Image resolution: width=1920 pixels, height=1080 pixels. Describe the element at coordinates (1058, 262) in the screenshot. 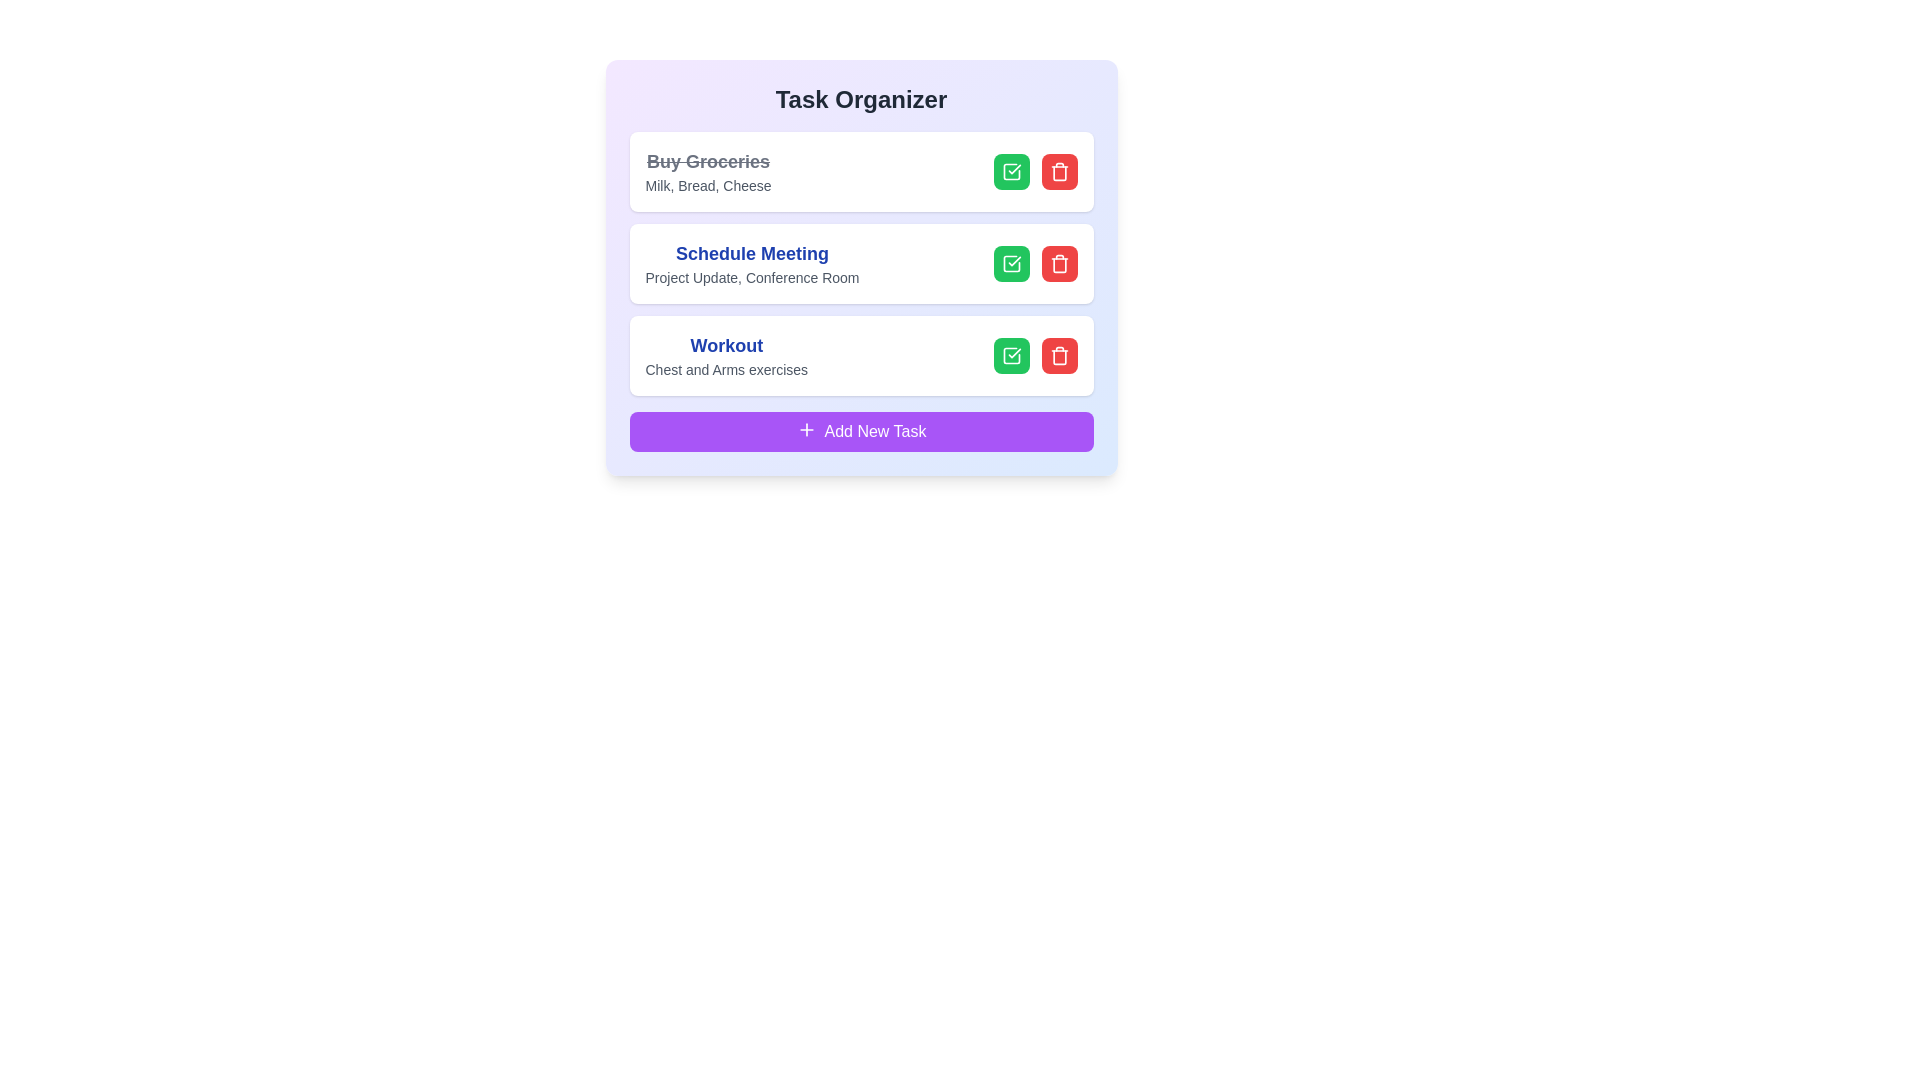

I see `the delete button for the task named Schedule Meeting` at that location.